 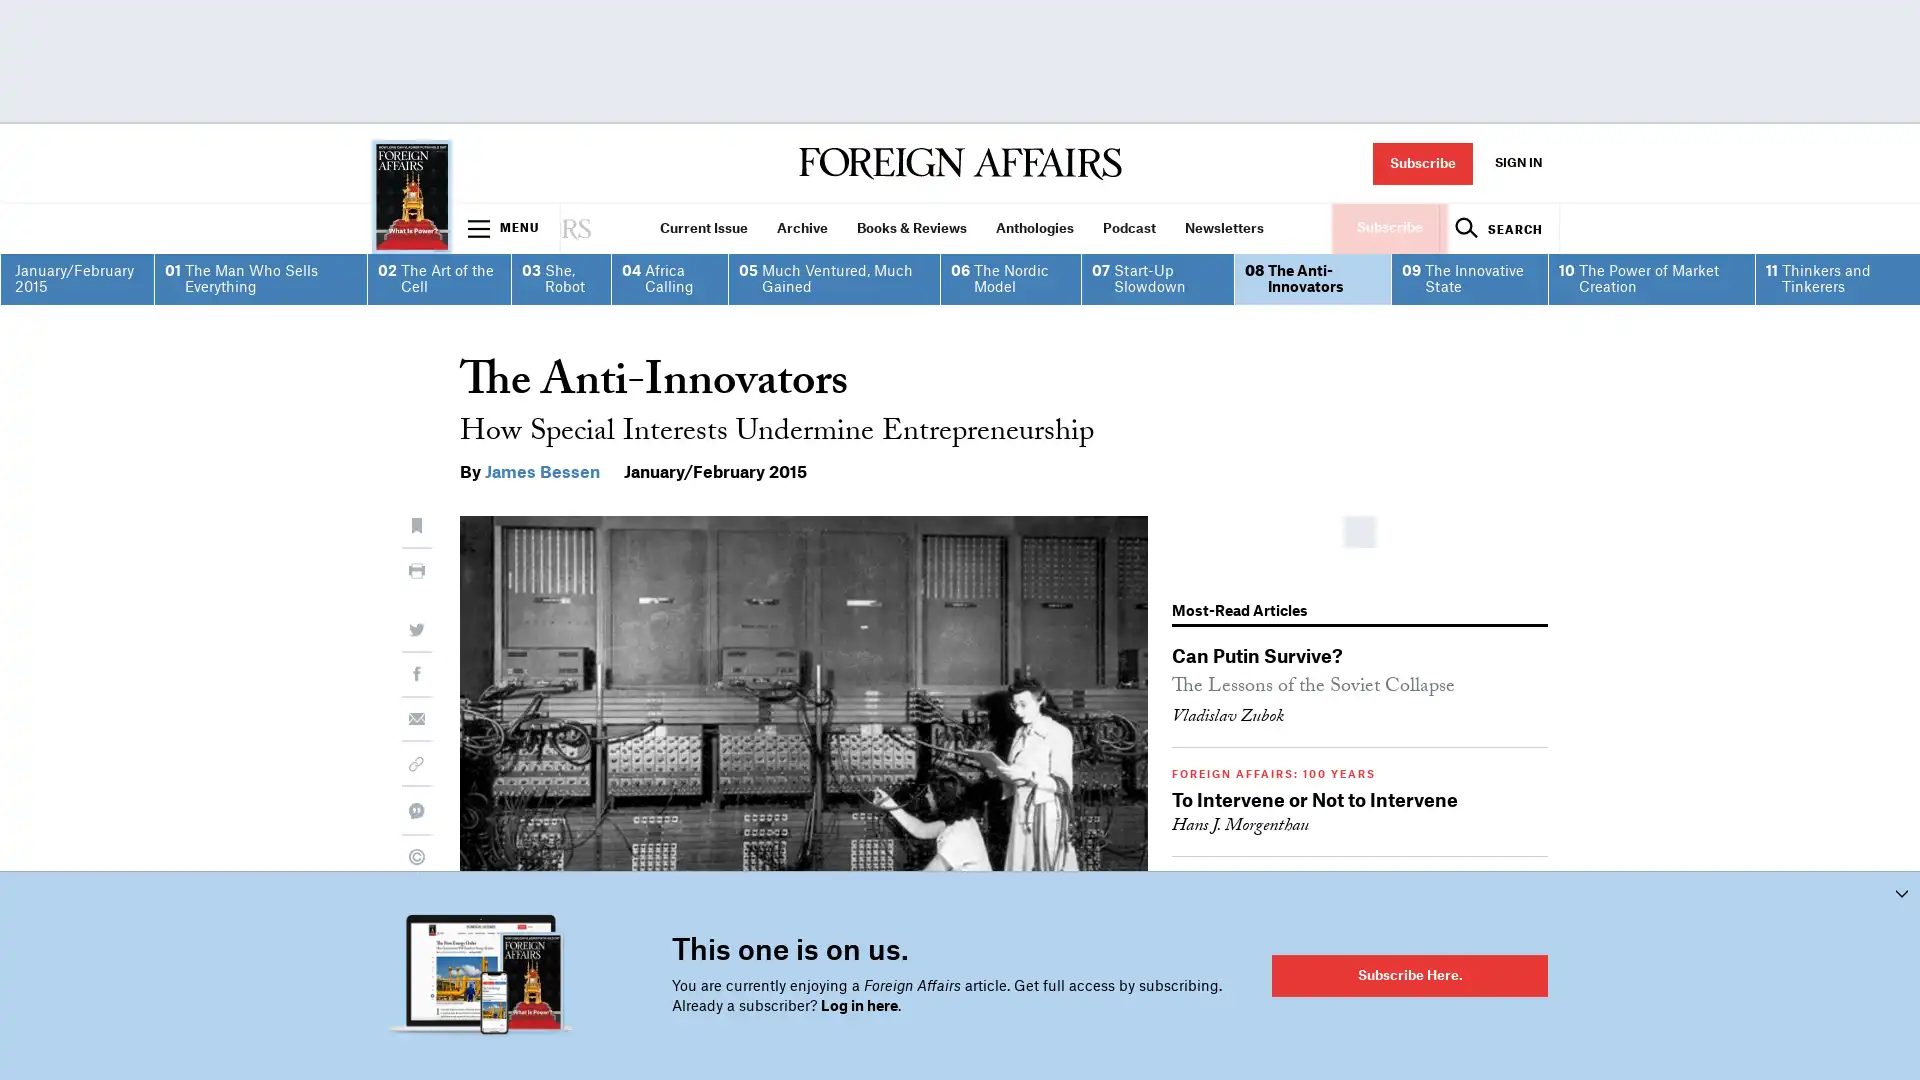 What do you see at coordinates (960, 764) in the screenshot?
I see `Get the Newsletter` at bounding box center [960, 764].